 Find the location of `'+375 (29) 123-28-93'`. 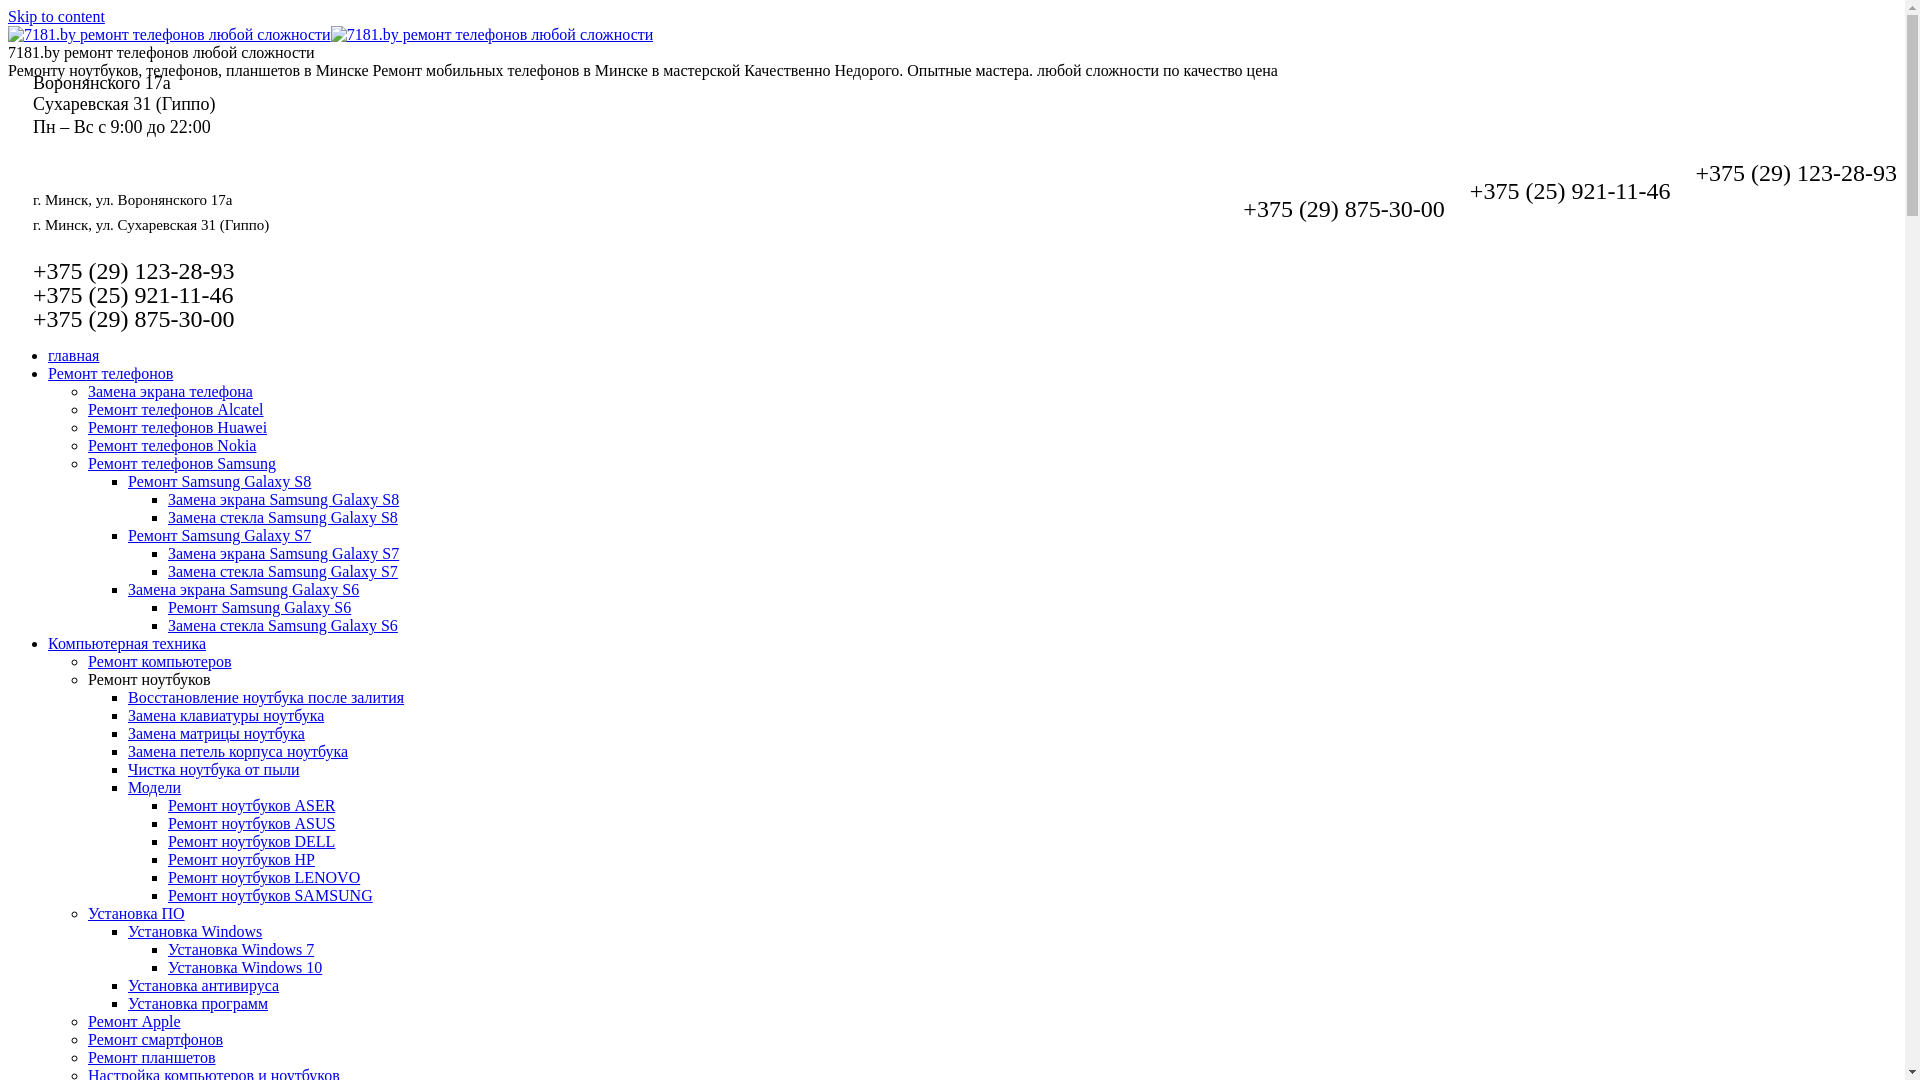

'+375 (29) 123-28-93' is located at coordinates (133, 270).